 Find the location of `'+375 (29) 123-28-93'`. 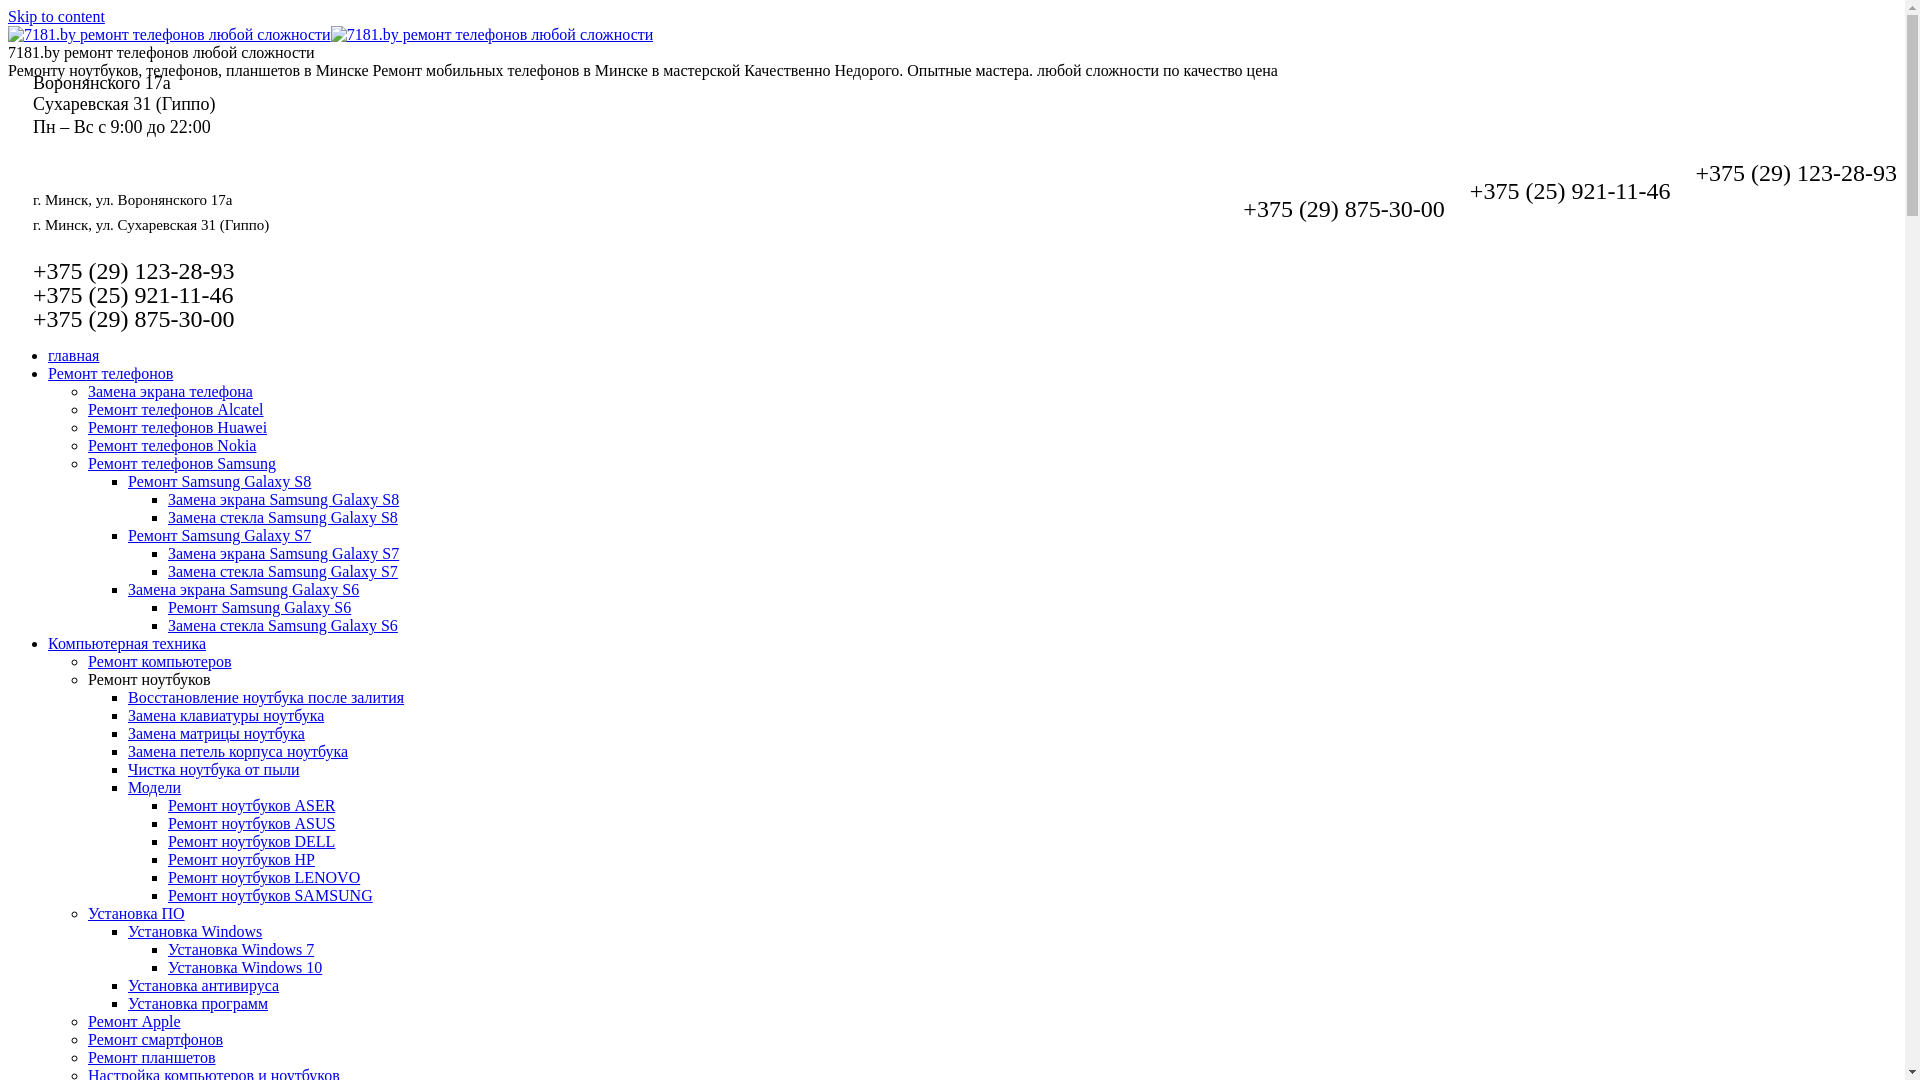

'+375 (29) 123-28-93' is located at coordinates (133, 270).